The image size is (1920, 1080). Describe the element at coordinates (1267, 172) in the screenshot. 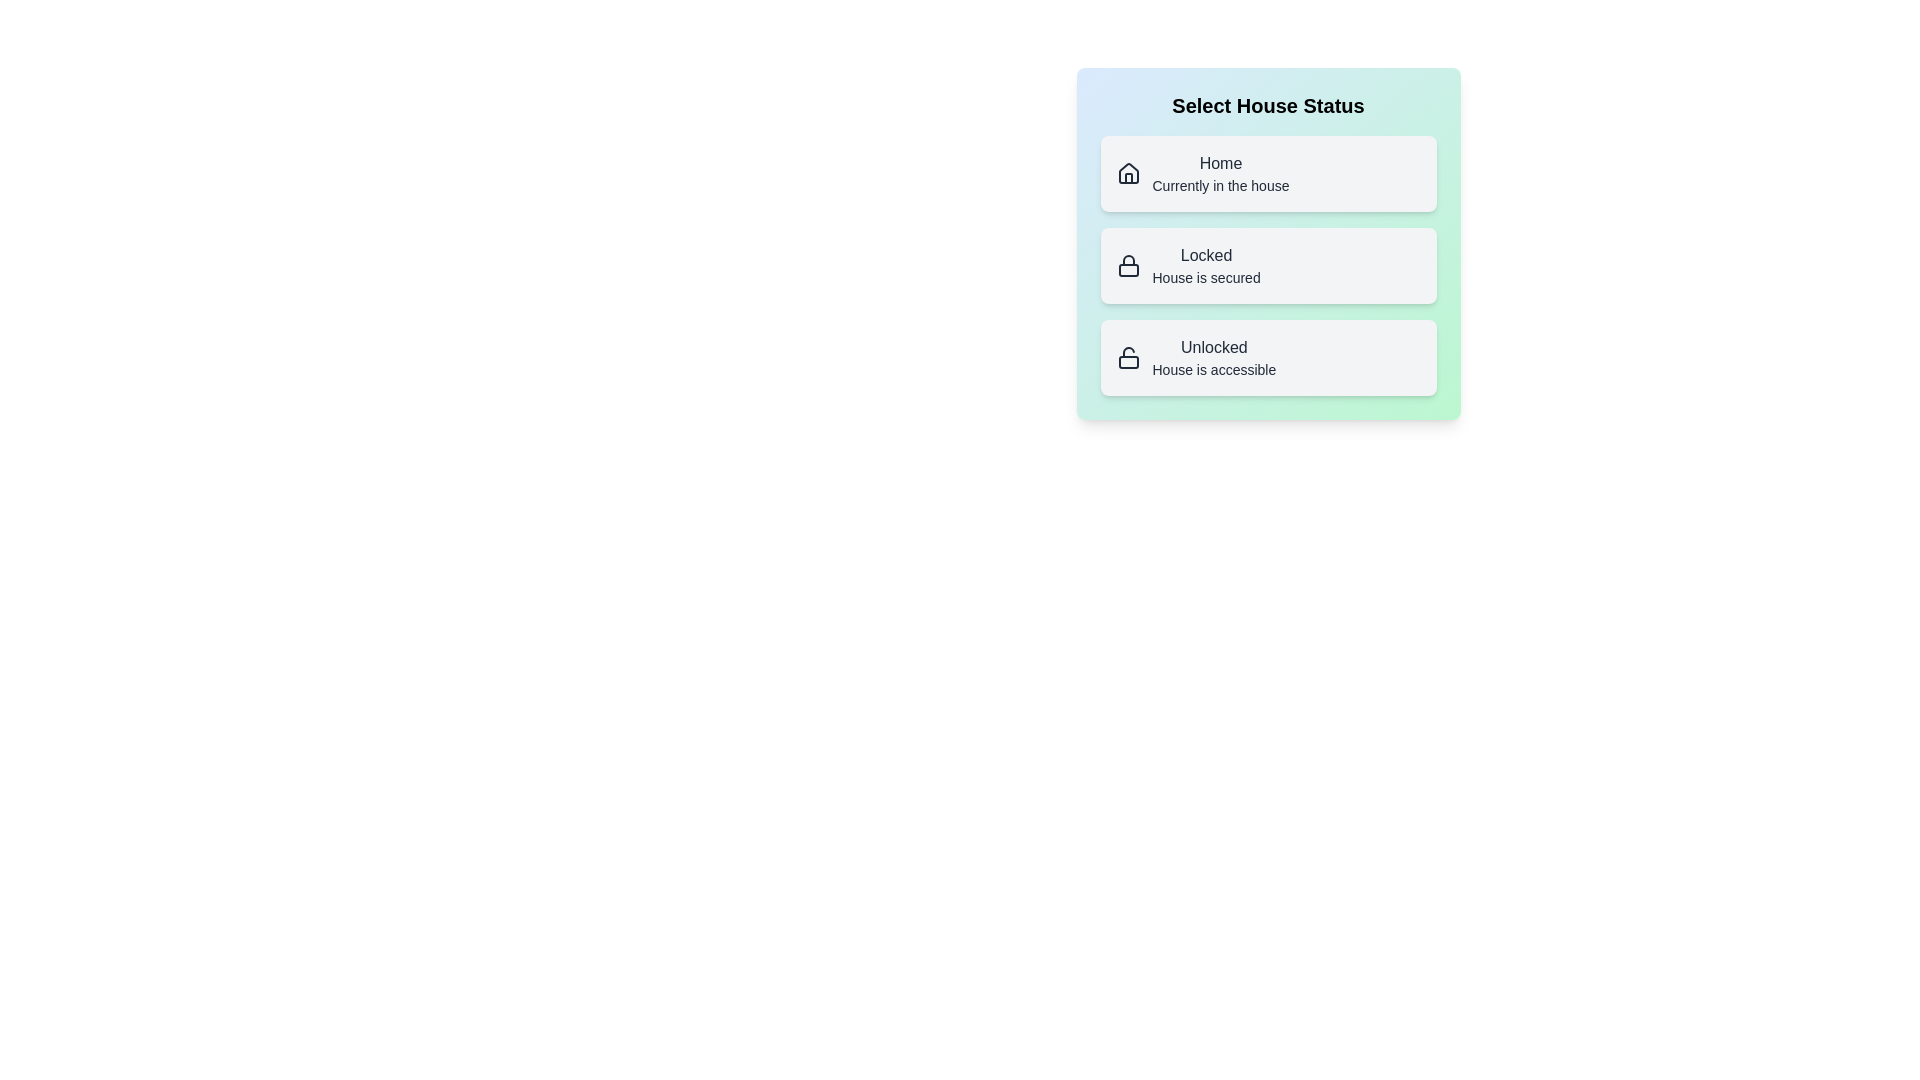

I see `the button labeled Home to observe its hover effect` at that location.